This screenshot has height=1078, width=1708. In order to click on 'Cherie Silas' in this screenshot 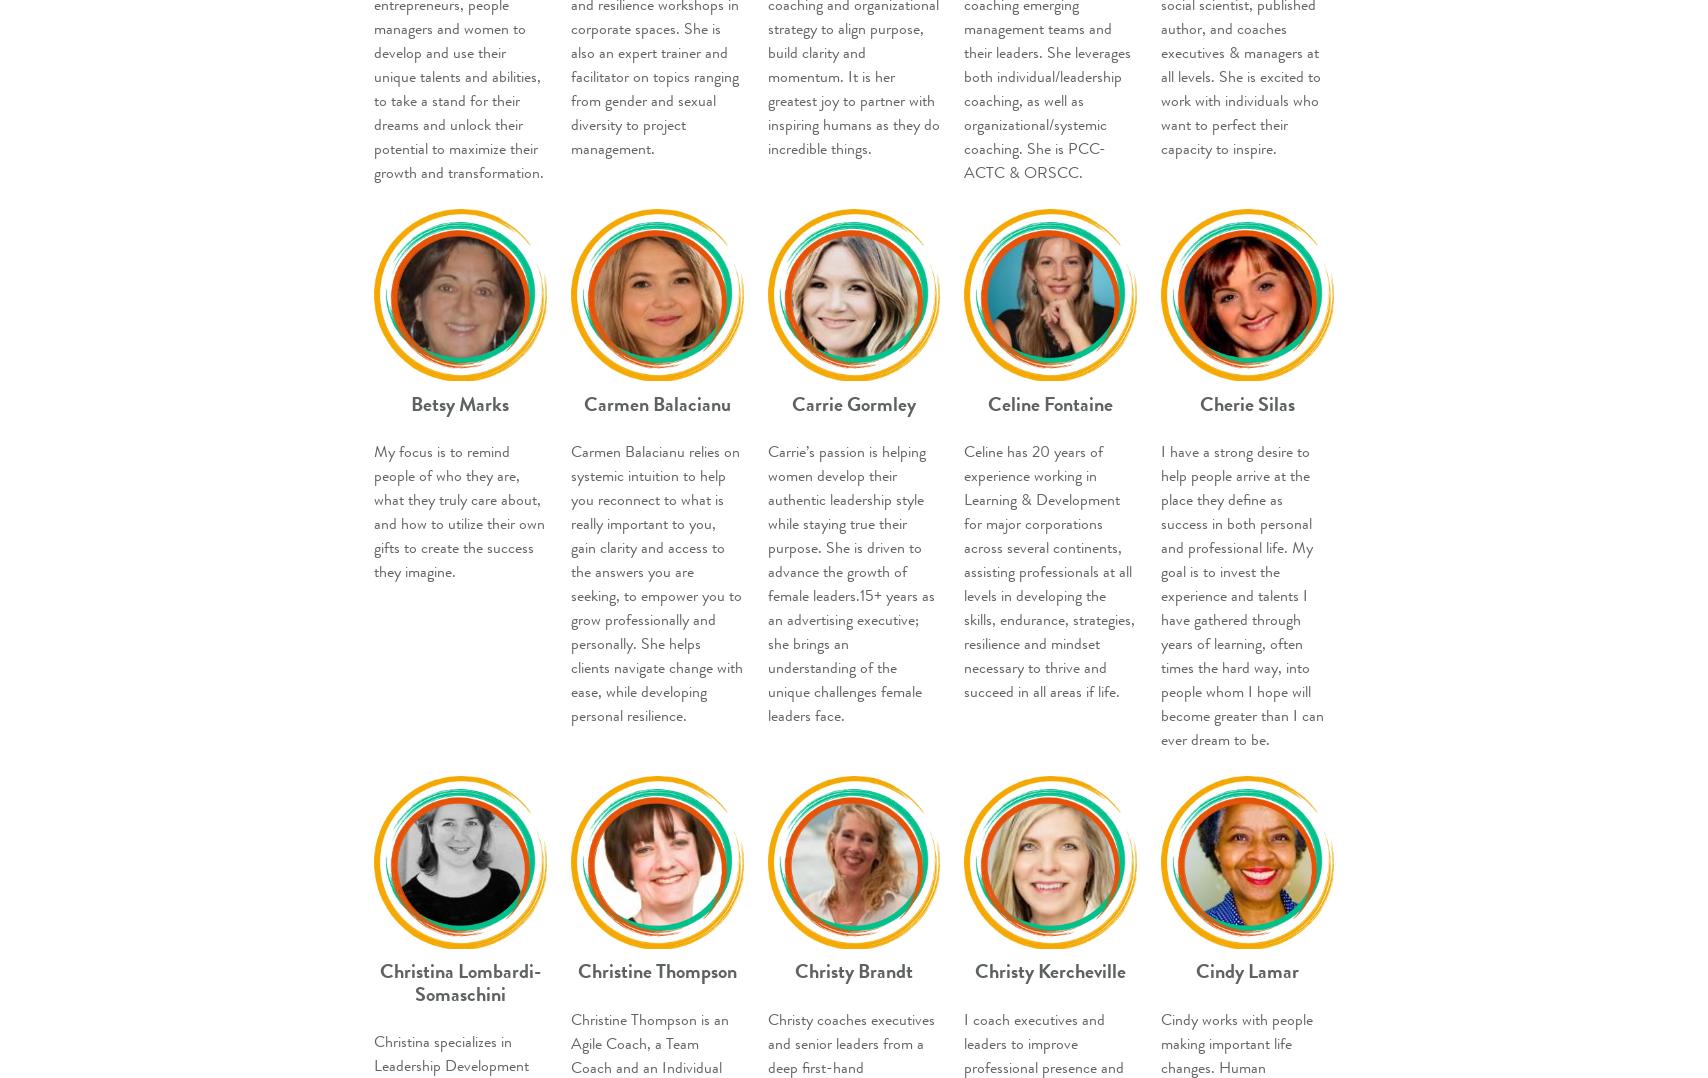, I will do `click(1200, 402)`.